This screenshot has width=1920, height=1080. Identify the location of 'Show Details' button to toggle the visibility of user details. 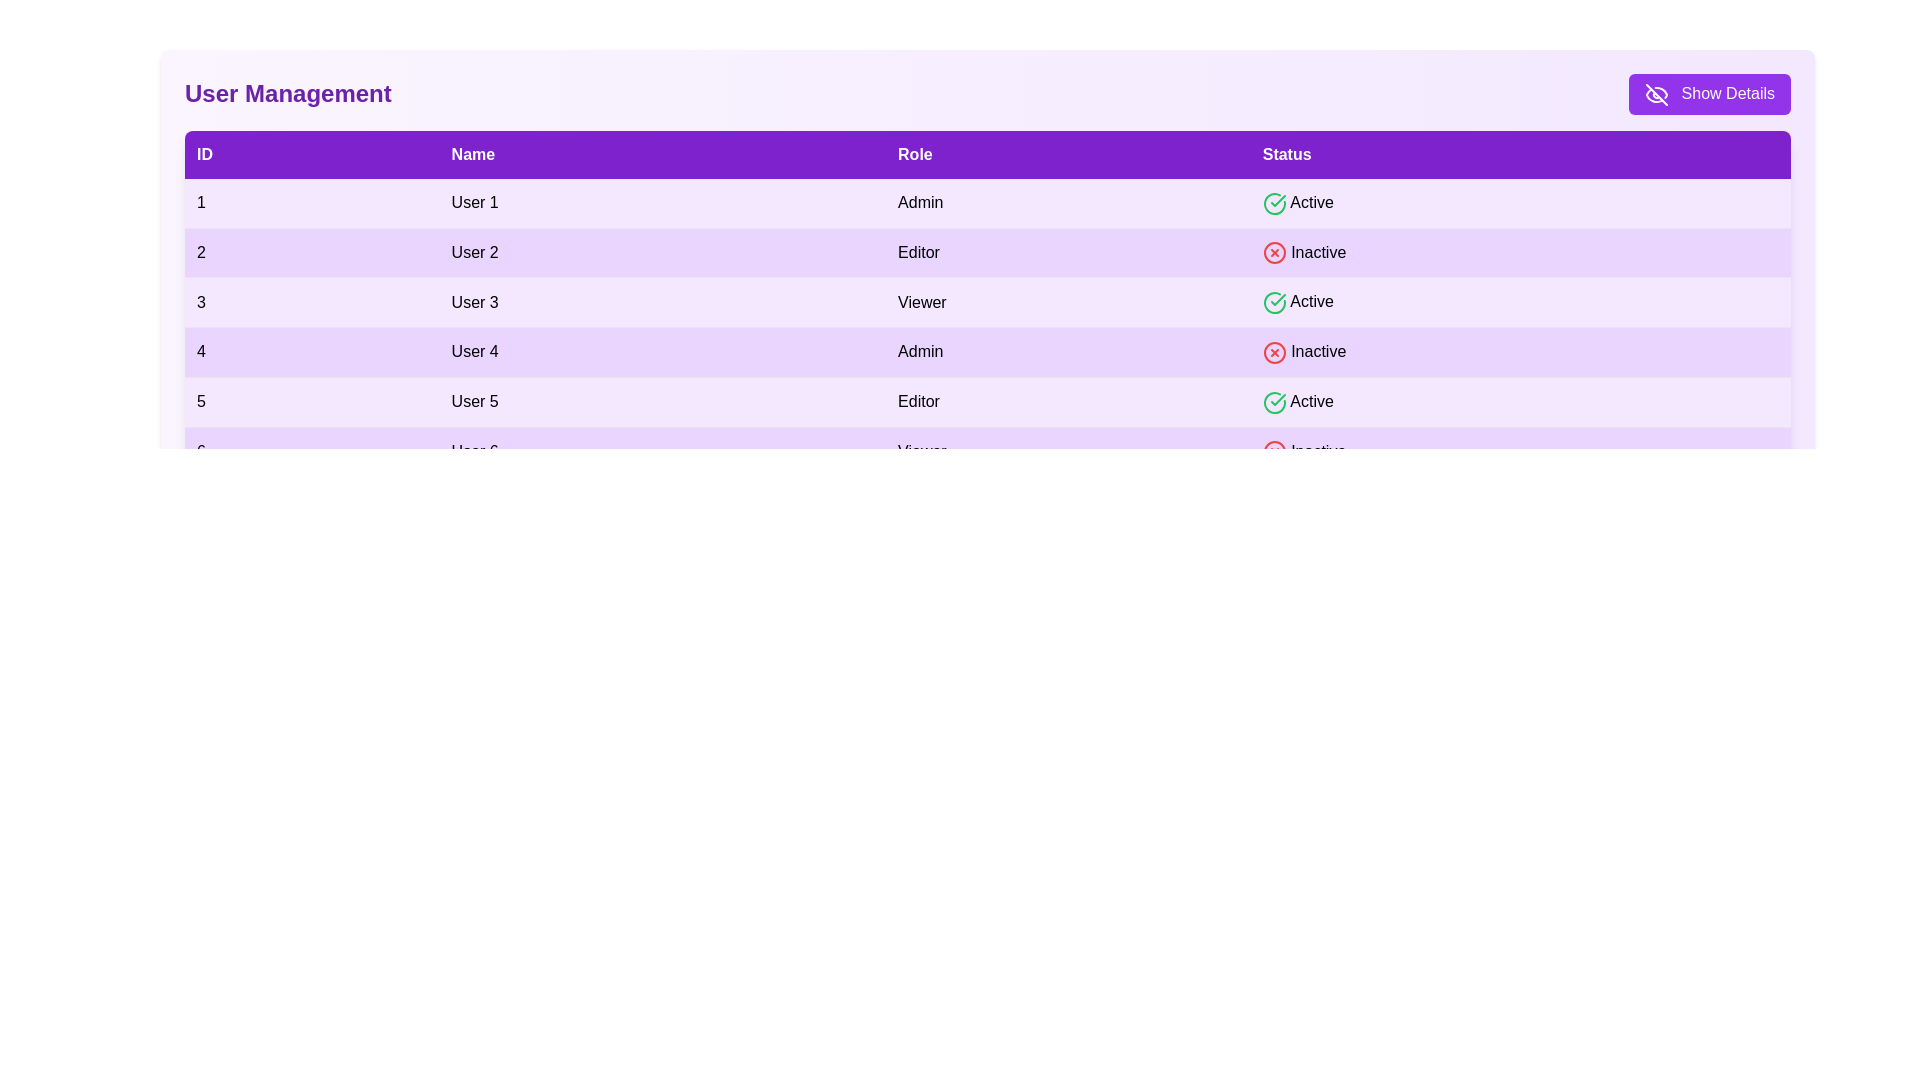
(1708, 93).